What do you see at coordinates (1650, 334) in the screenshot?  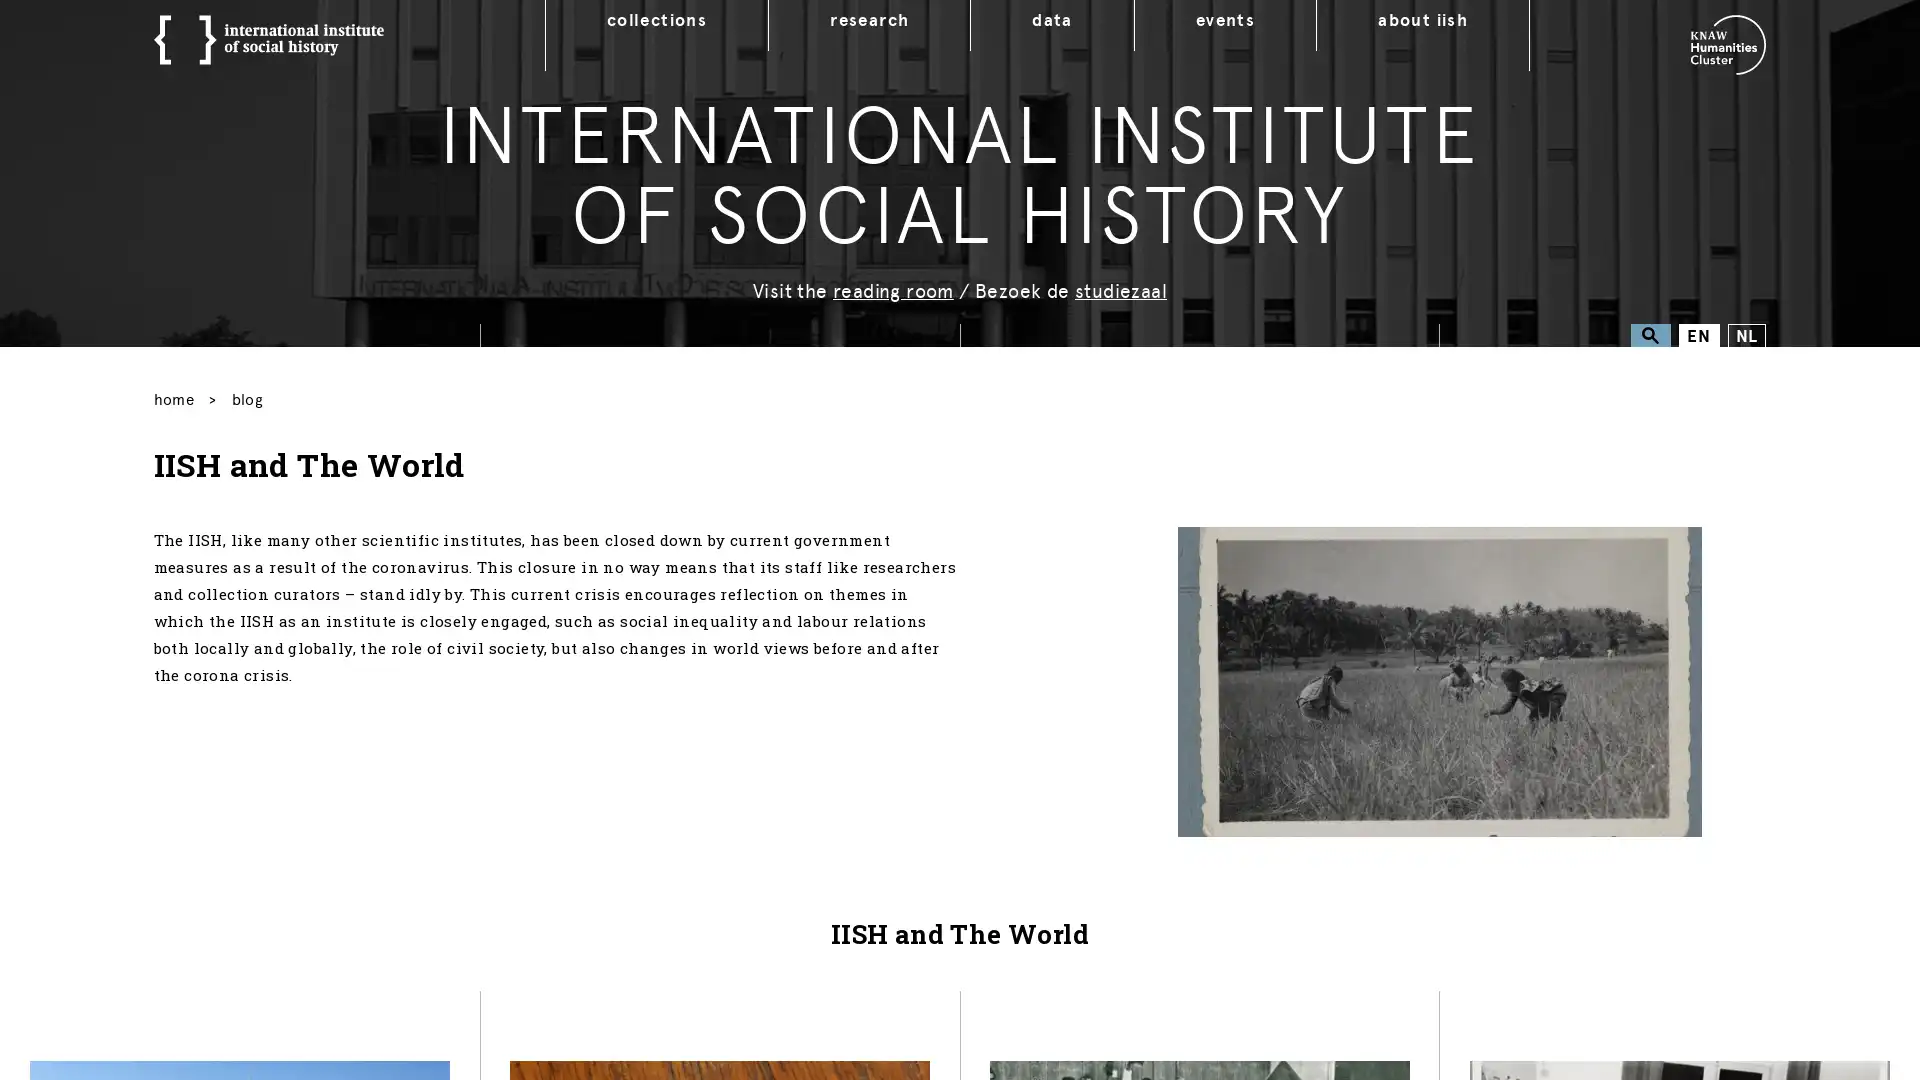 I see `Search` at bounding box center [1650, 334].